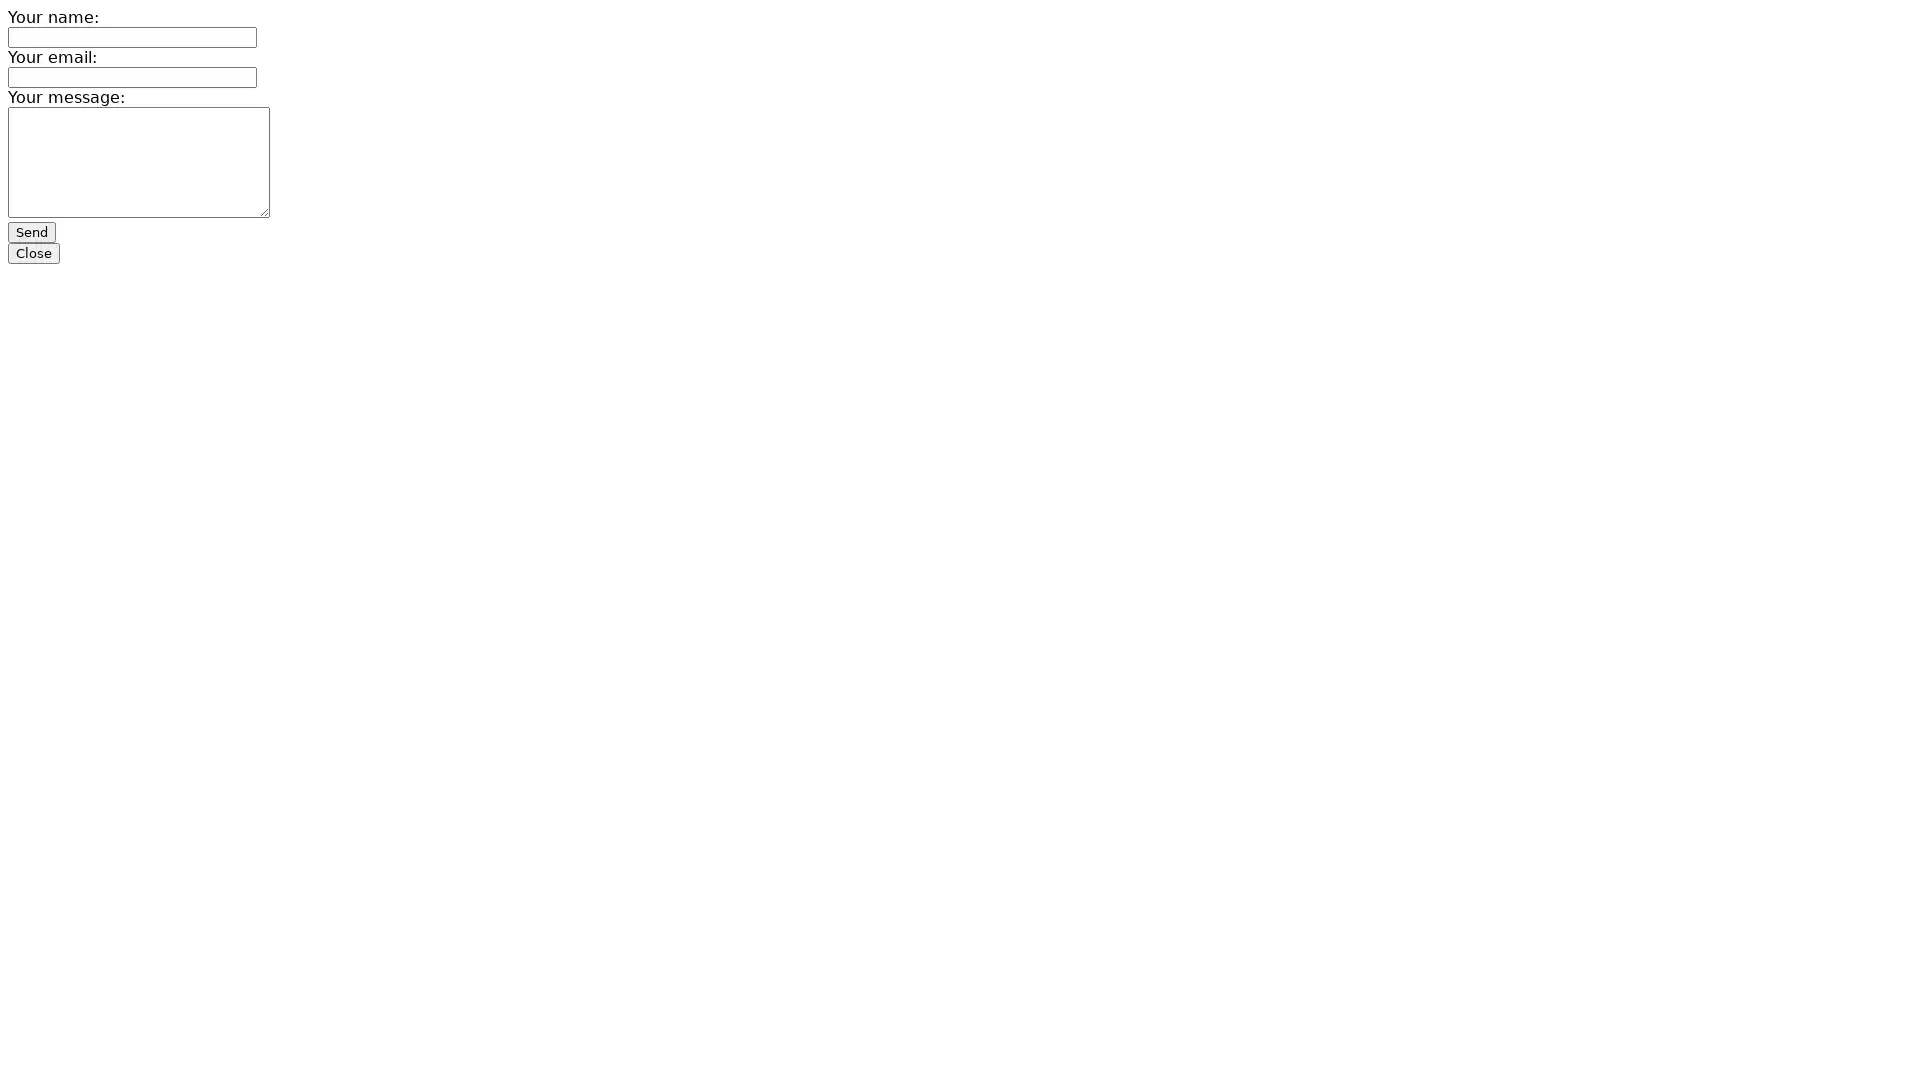 Image resolution: width=1920 pixels, height=1080 pixels. Describe the element at coordinates (33, 252) in the screenshot. I see `Close` at that location.